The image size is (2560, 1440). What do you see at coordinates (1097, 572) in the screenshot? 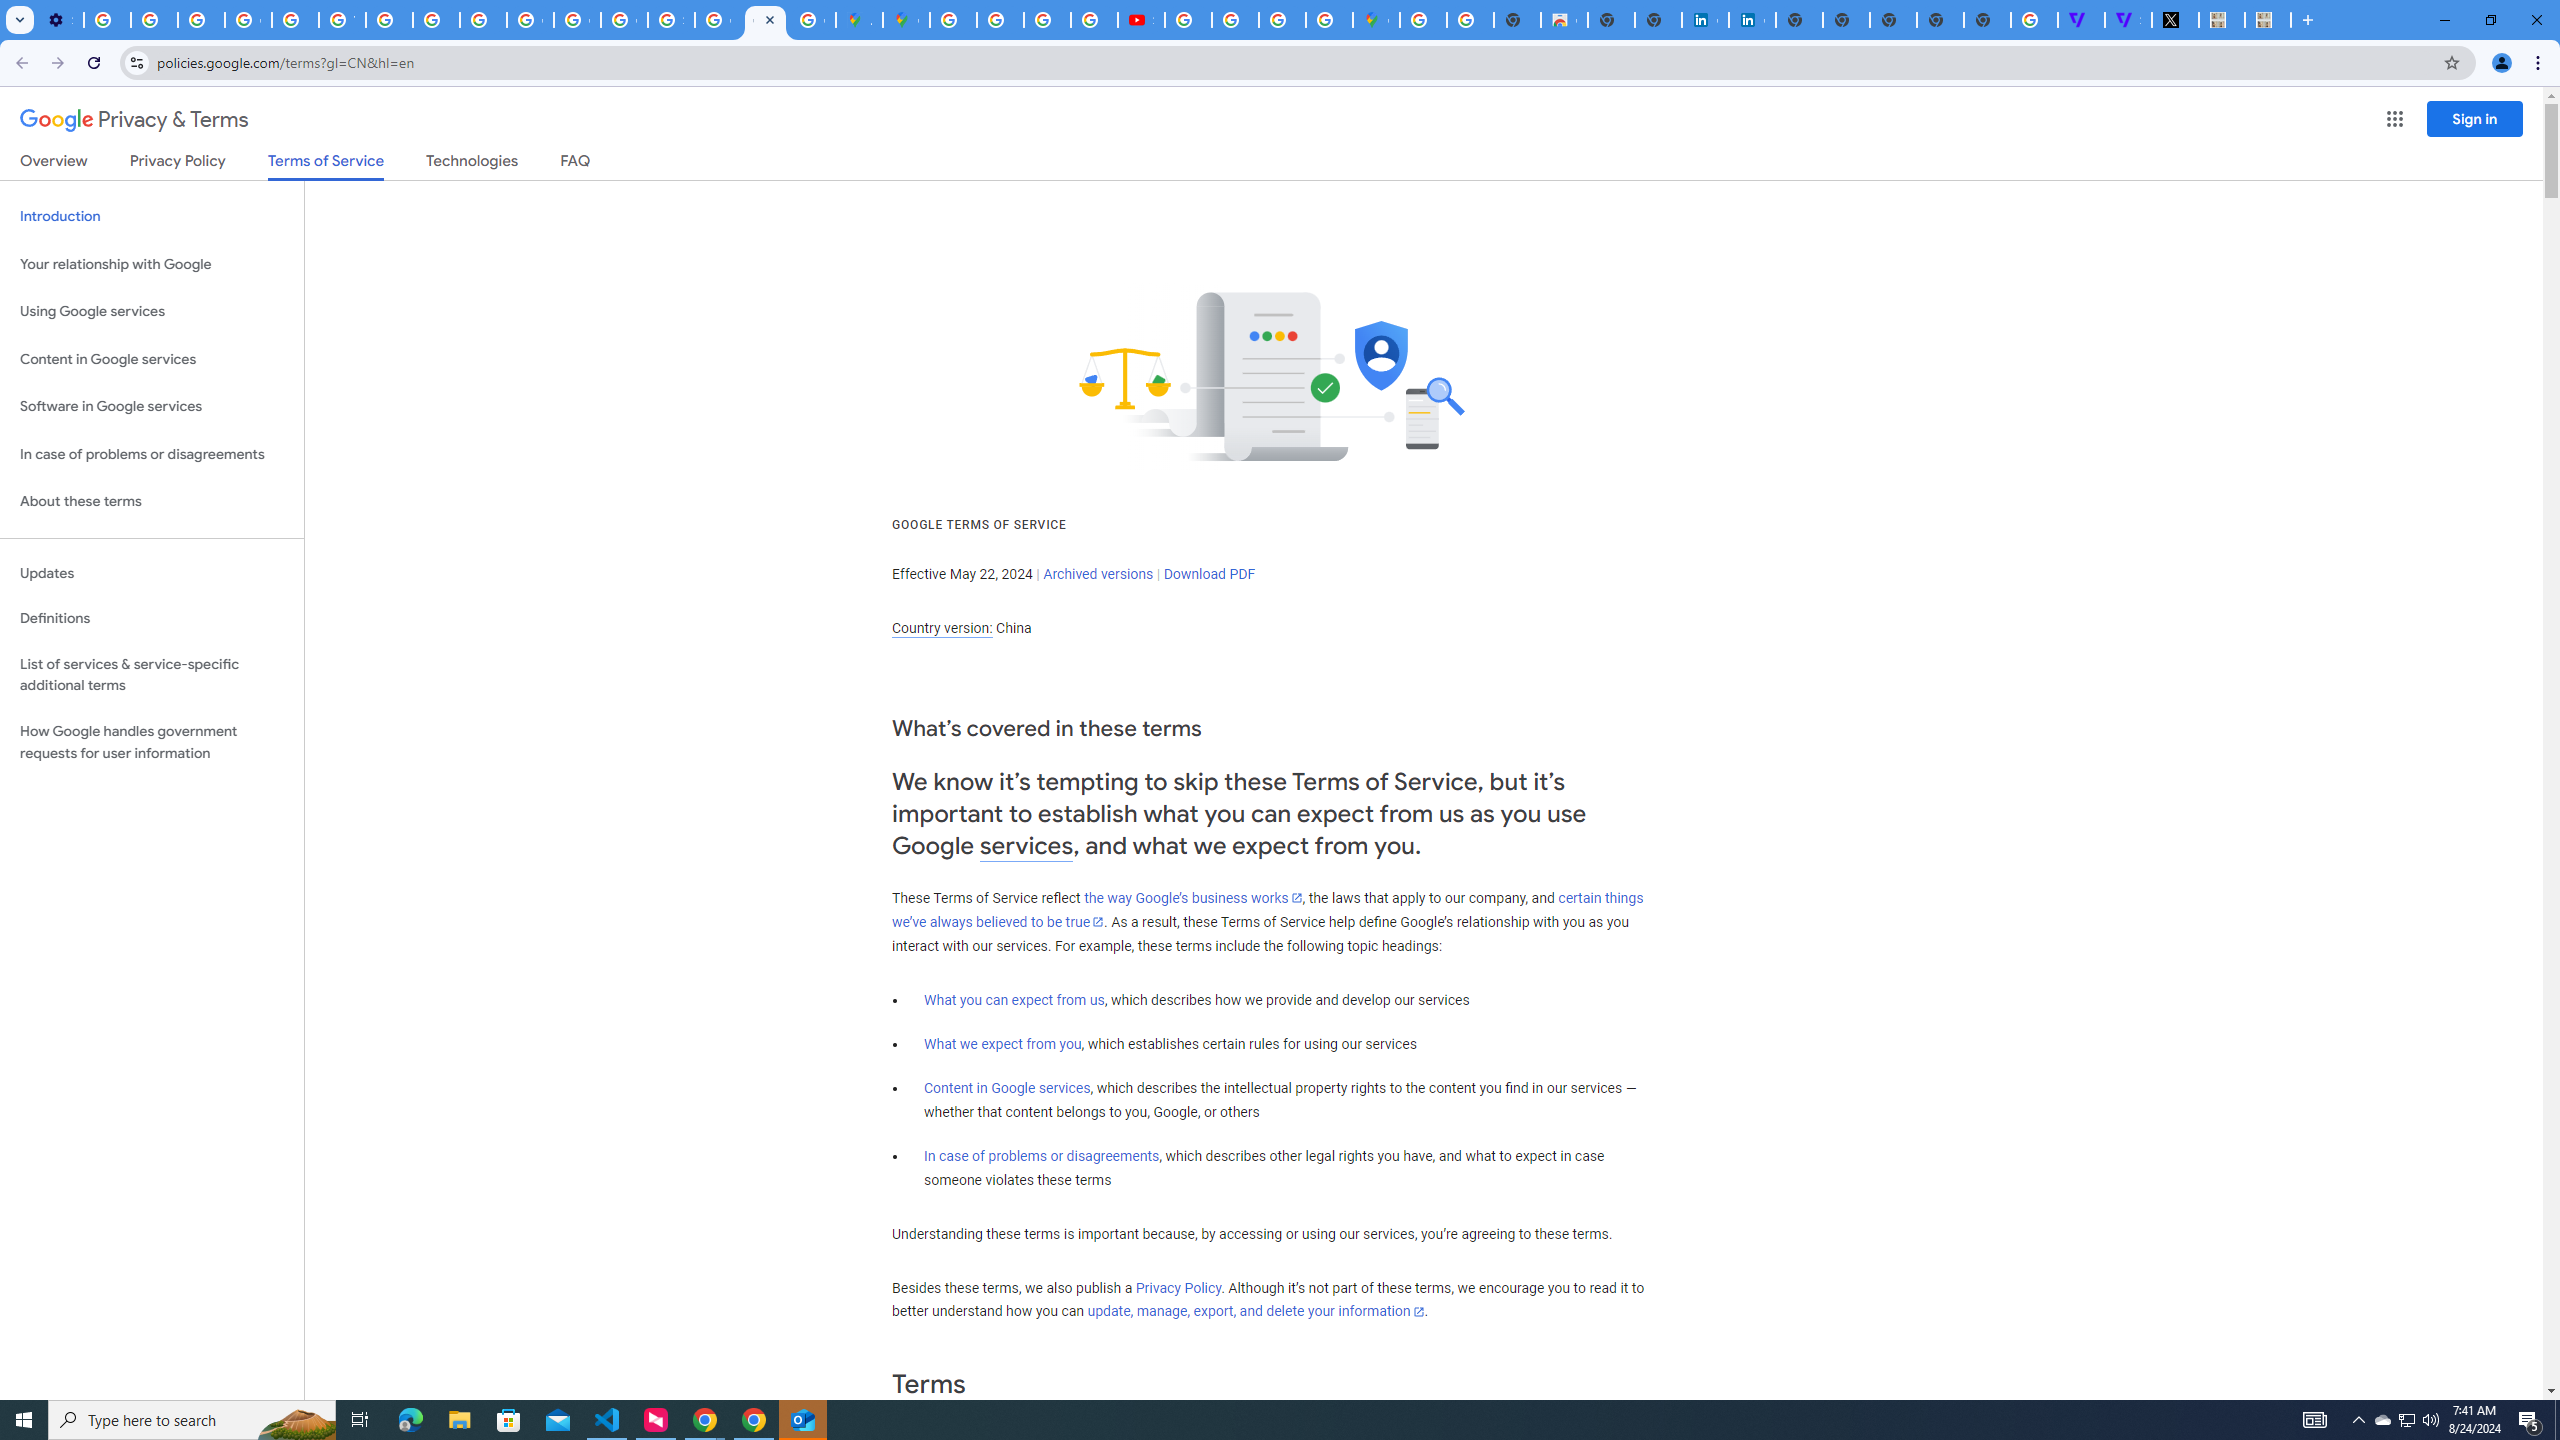
I see `'Archived versions'` at bounding box center [1097, 572].